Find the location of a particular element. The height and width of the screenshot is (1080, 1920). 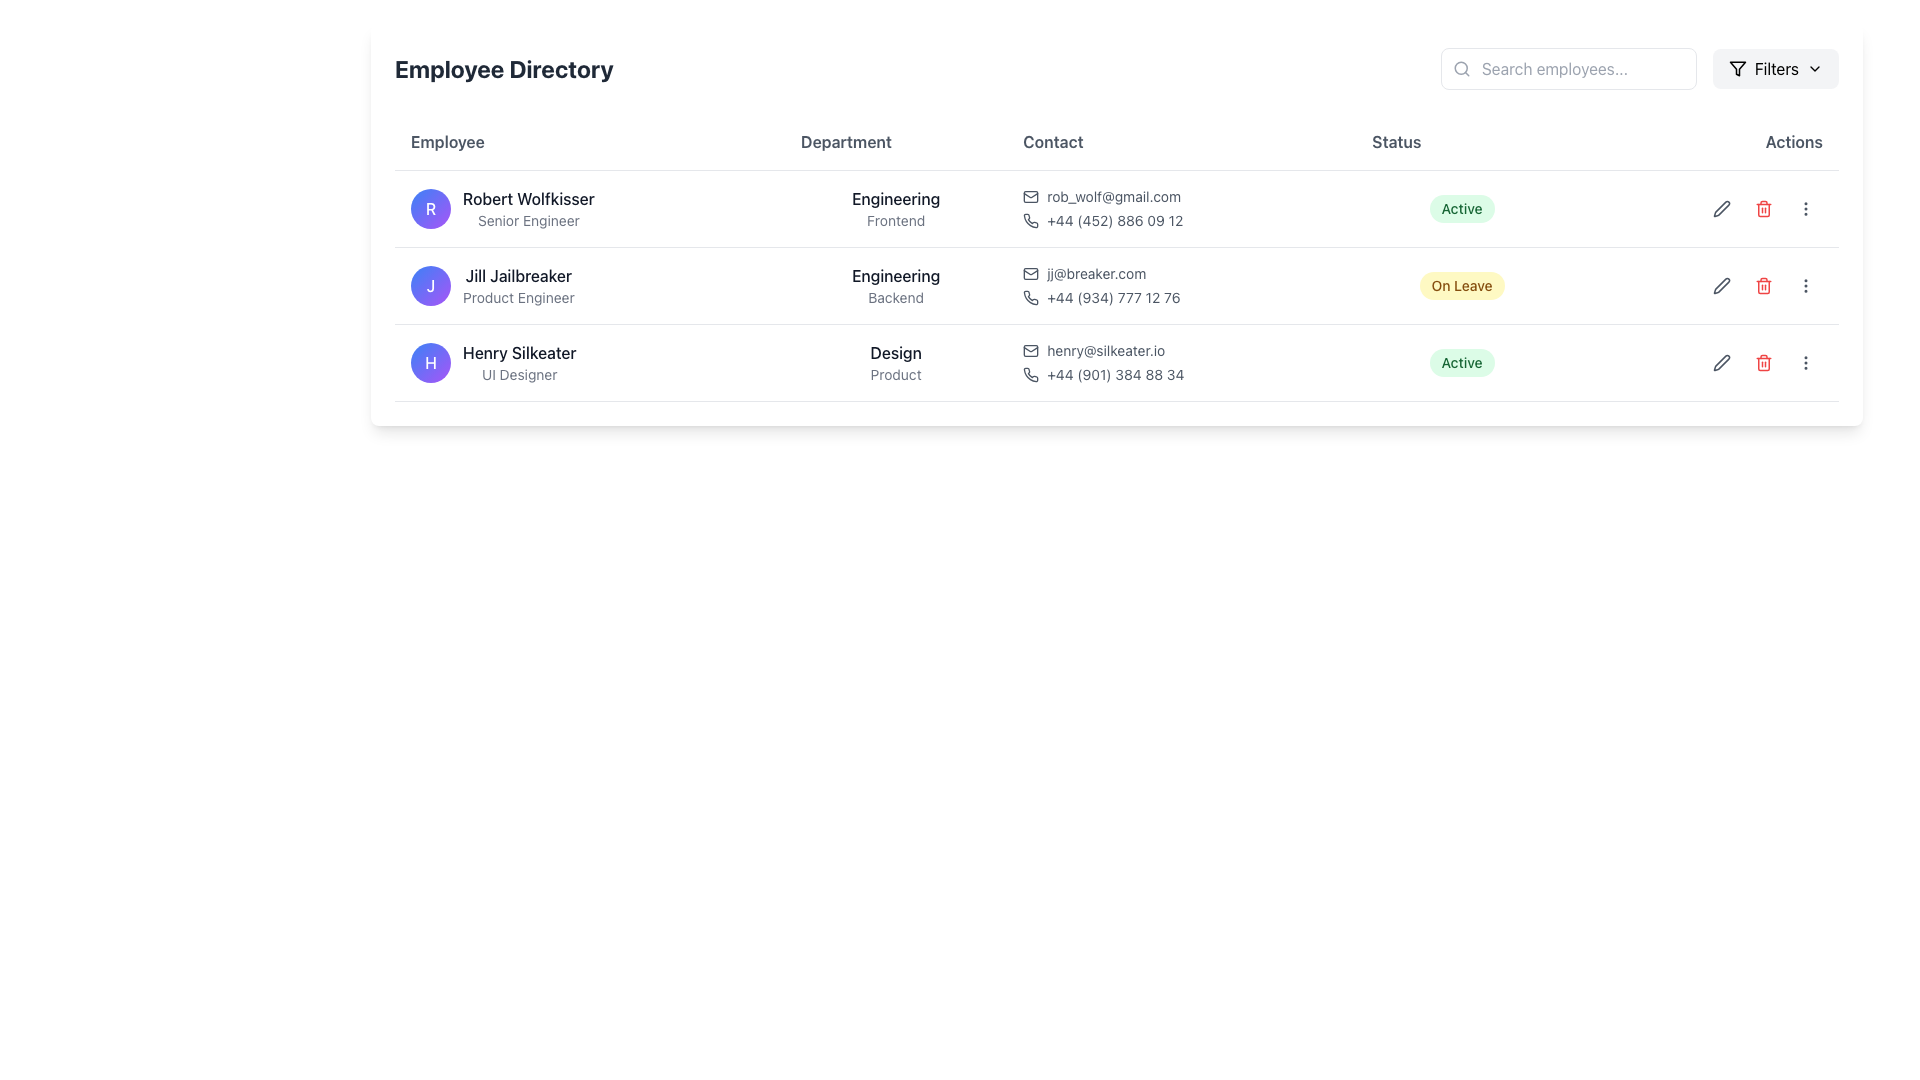

the gray rounded magnifying glass search icon located inside the search bar at the top-right corner of the content card, aligned vertically centered within the bar is located at coordinates (1461, 68).